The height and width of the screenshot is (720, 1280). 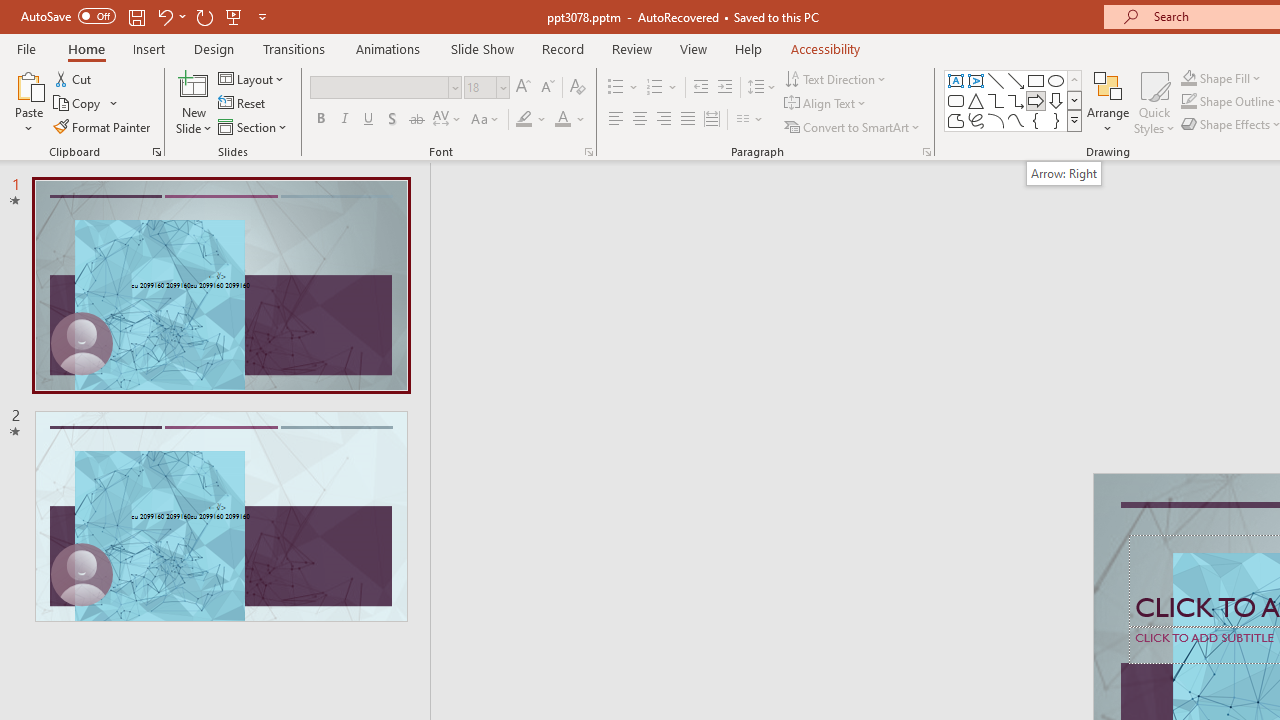 I want to click on 'Convert to SmartArt', so click(x=853, y=127).